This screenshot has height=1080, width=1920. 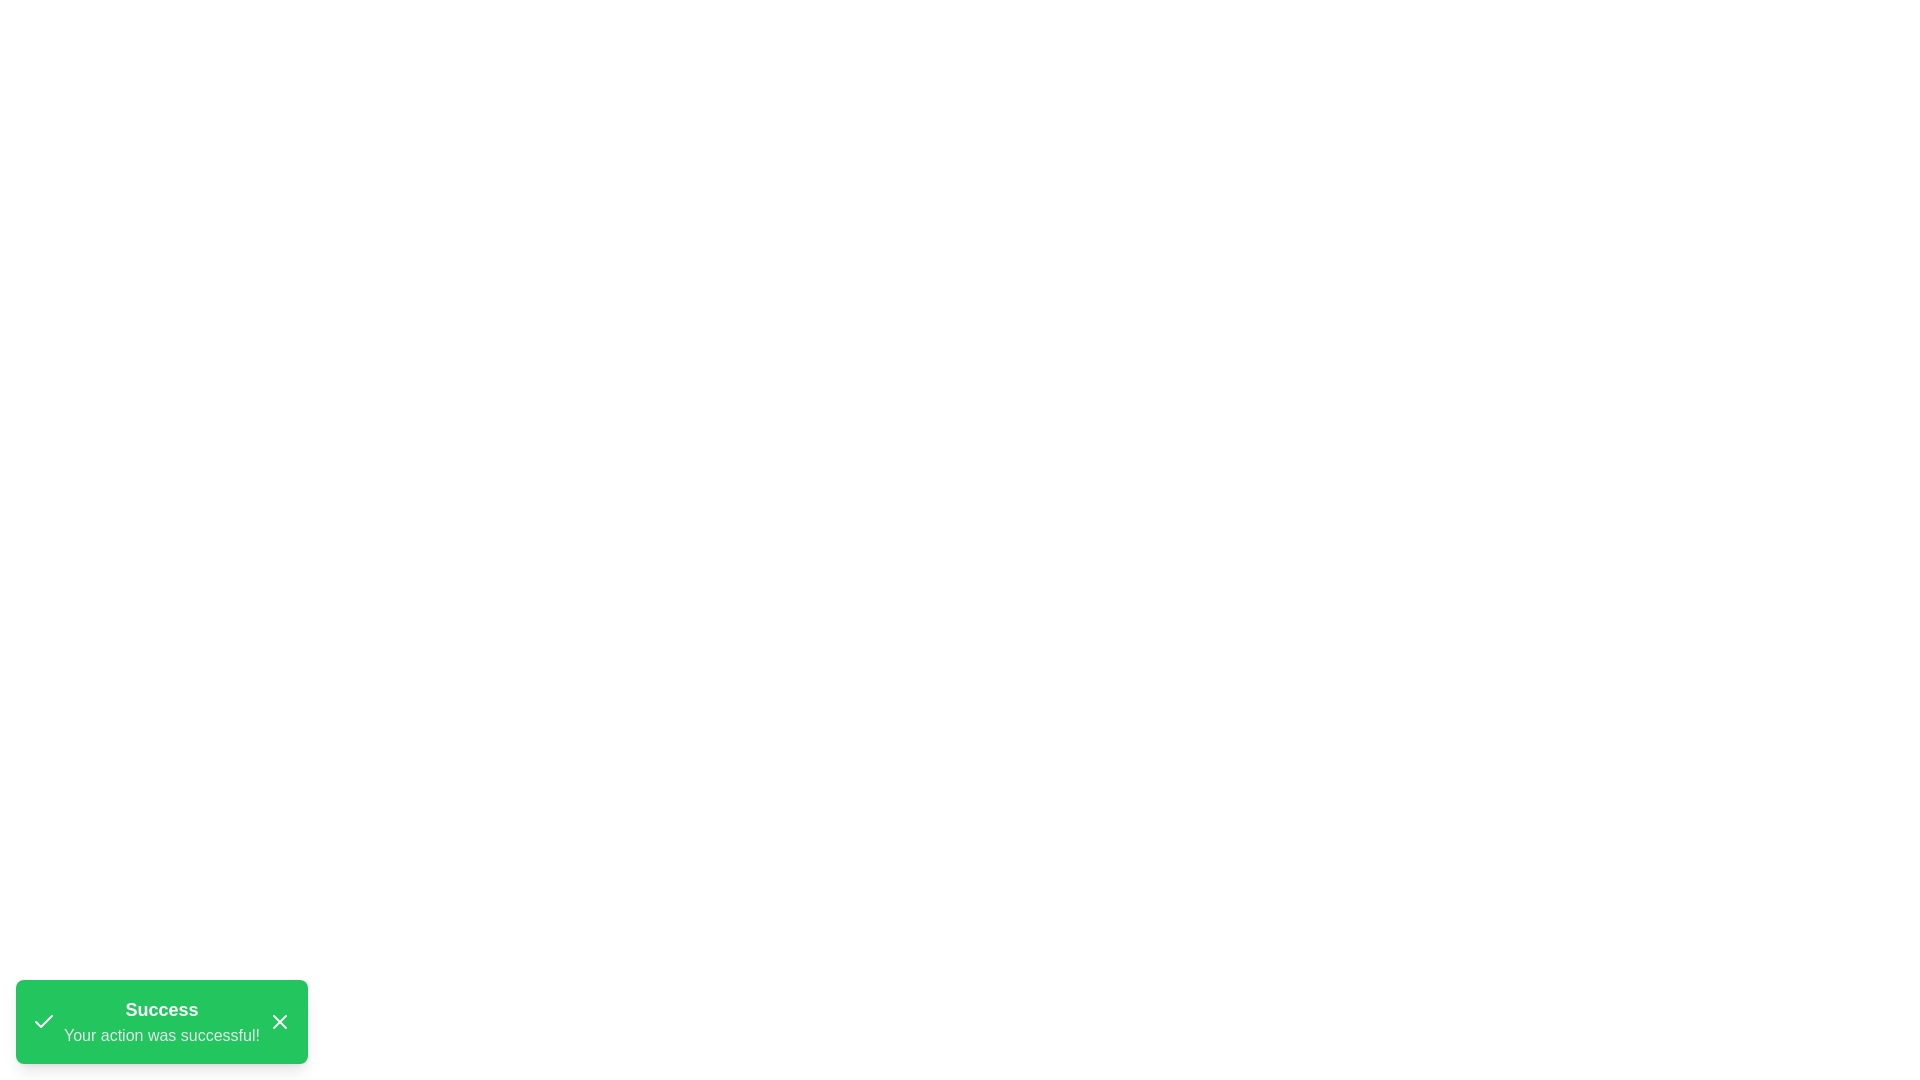 I want to click on the close button (X) of the snackbar to dismiss it, so click(x=278, y=1022).